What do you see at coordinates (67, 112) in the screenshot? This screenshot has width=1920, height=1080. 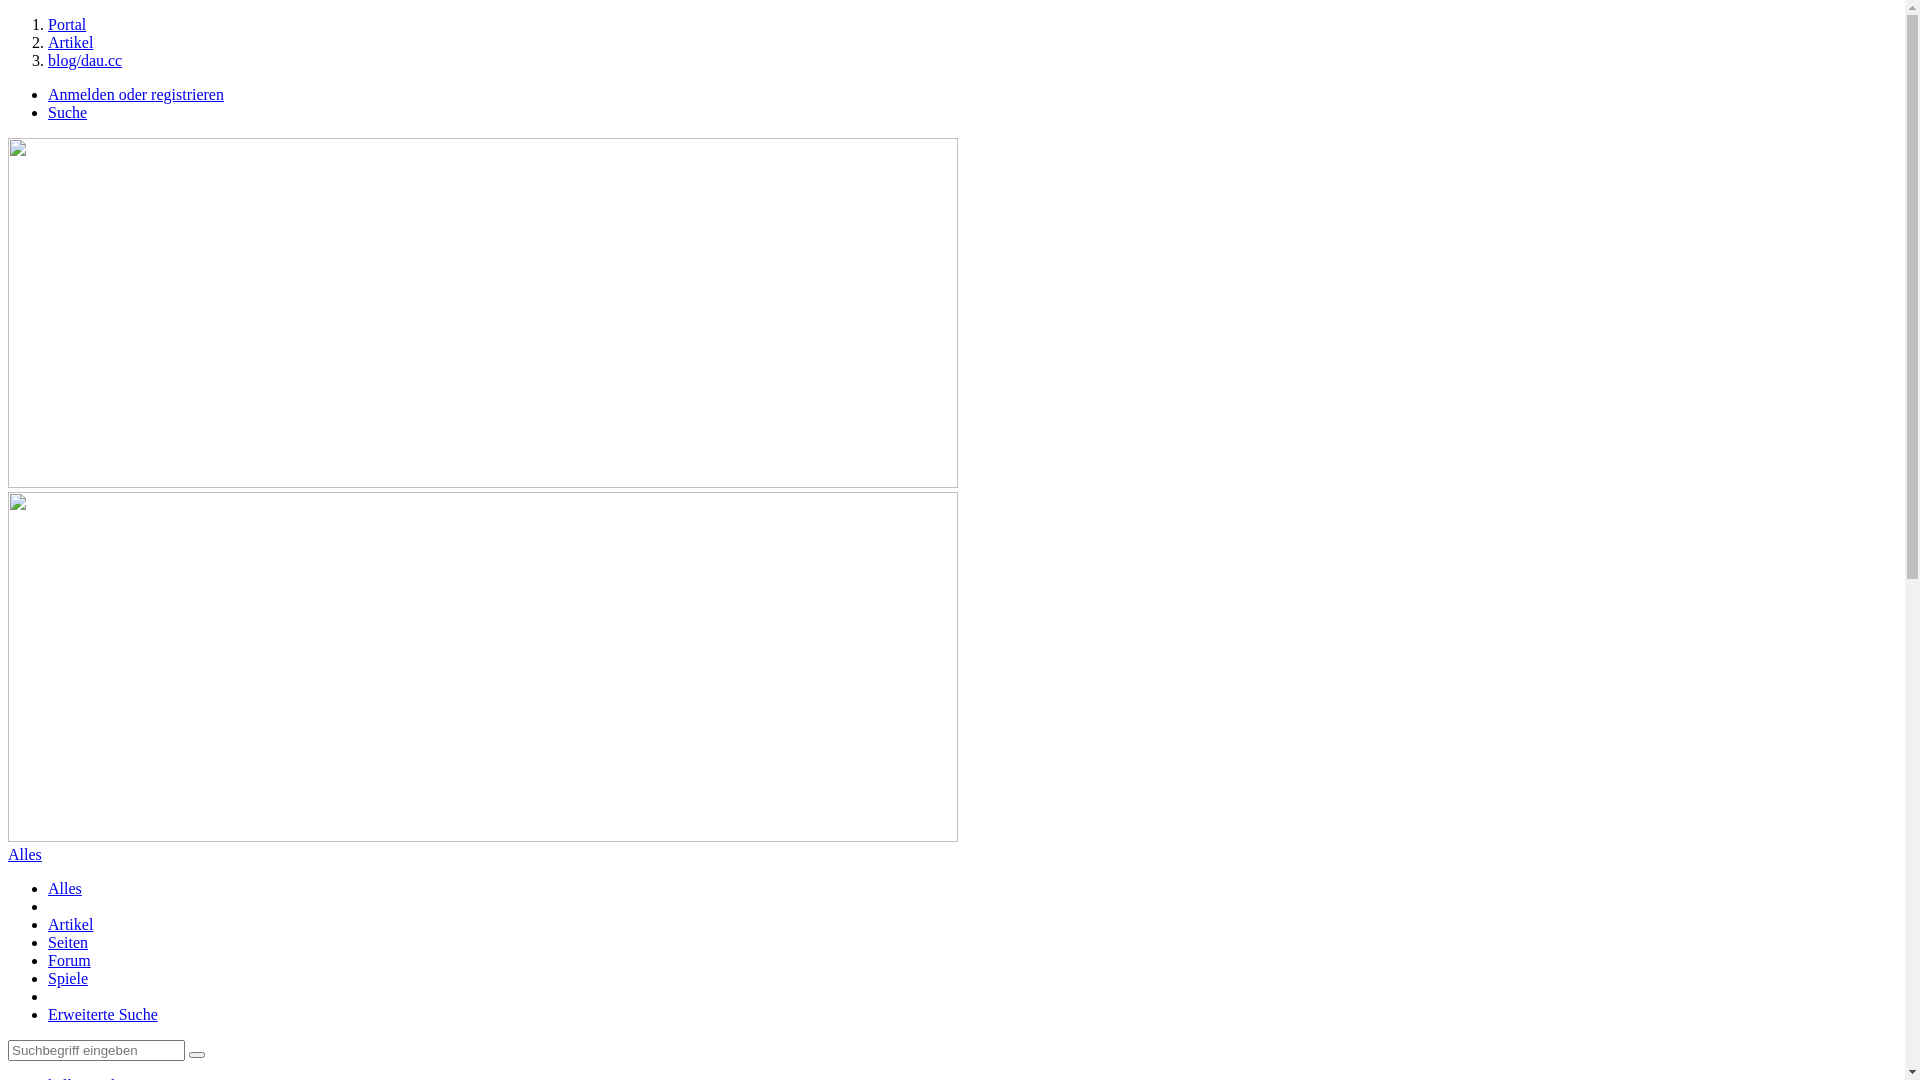 I see `'Suche'` at bounding box center [67, 112].